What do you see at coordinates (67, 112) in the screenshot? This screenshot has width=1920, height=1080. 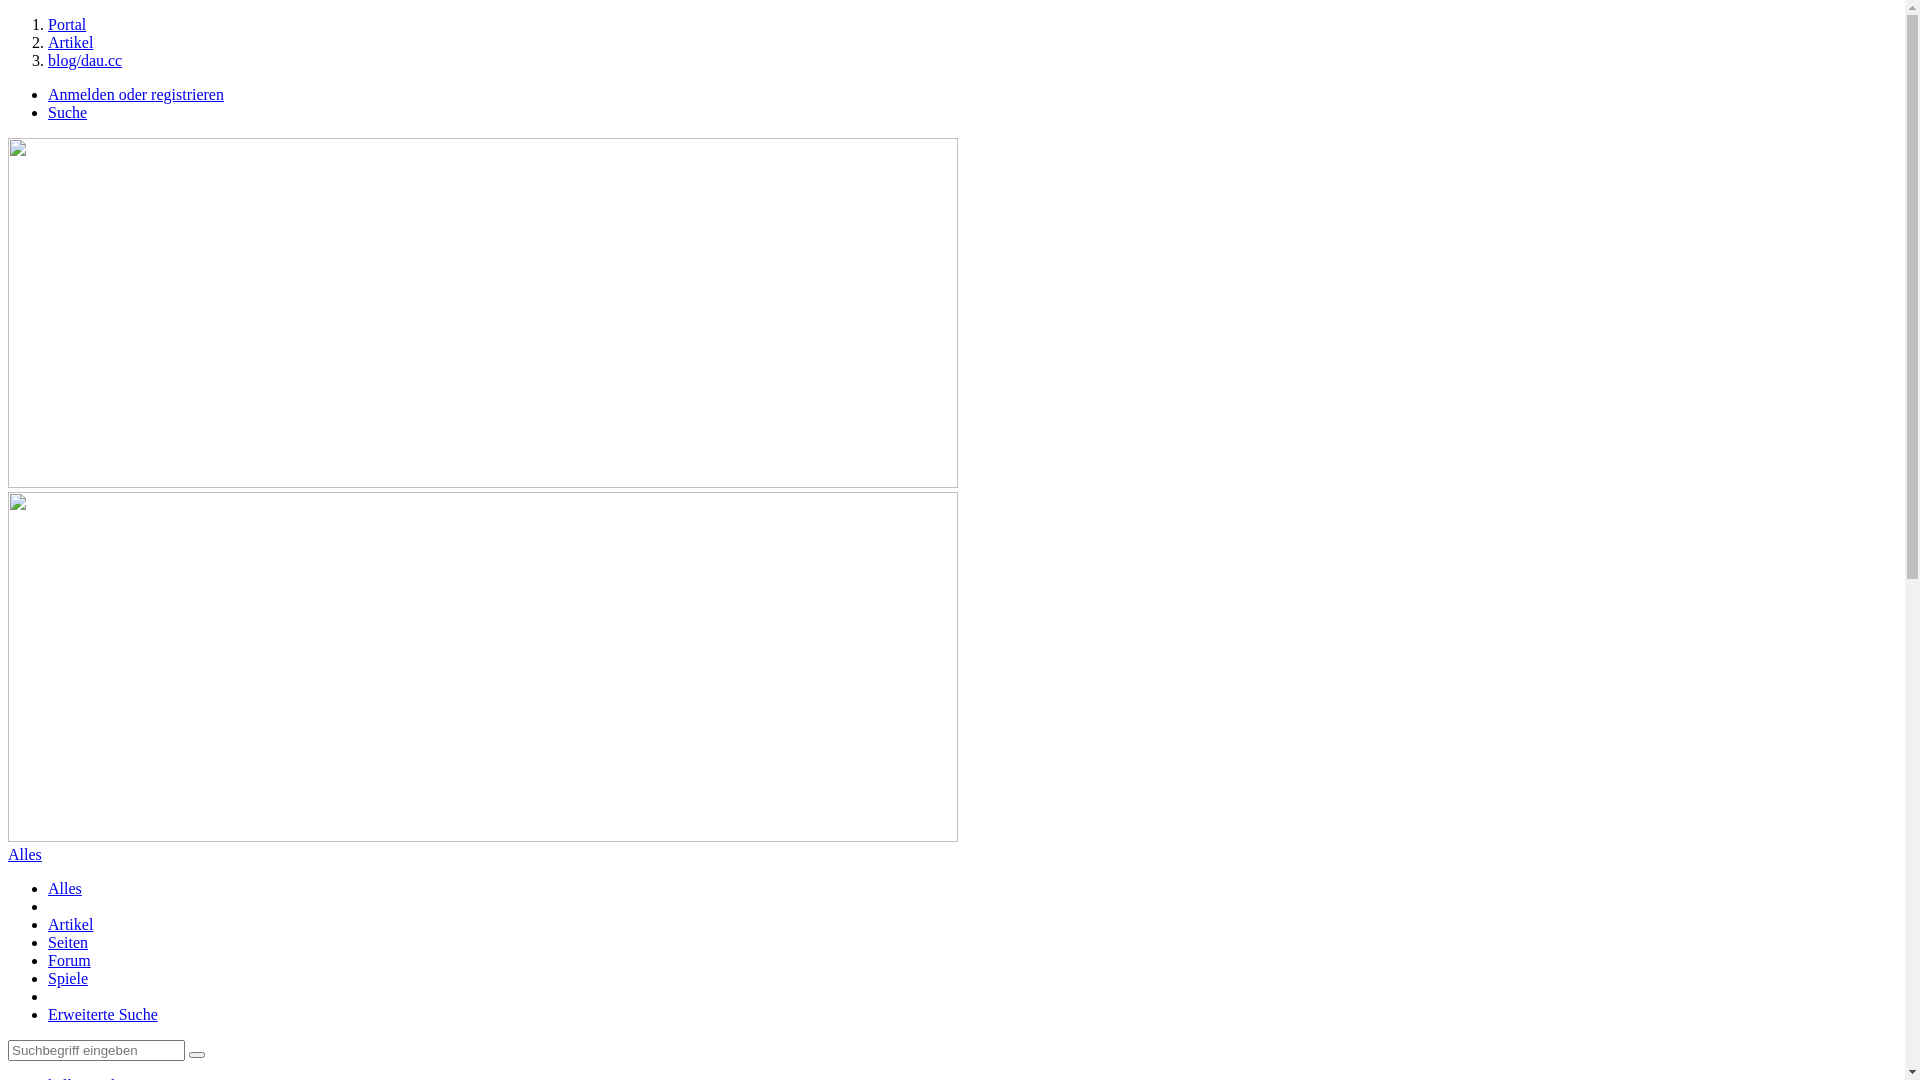 I see `'Suche'` at bounding box center [67, 112].